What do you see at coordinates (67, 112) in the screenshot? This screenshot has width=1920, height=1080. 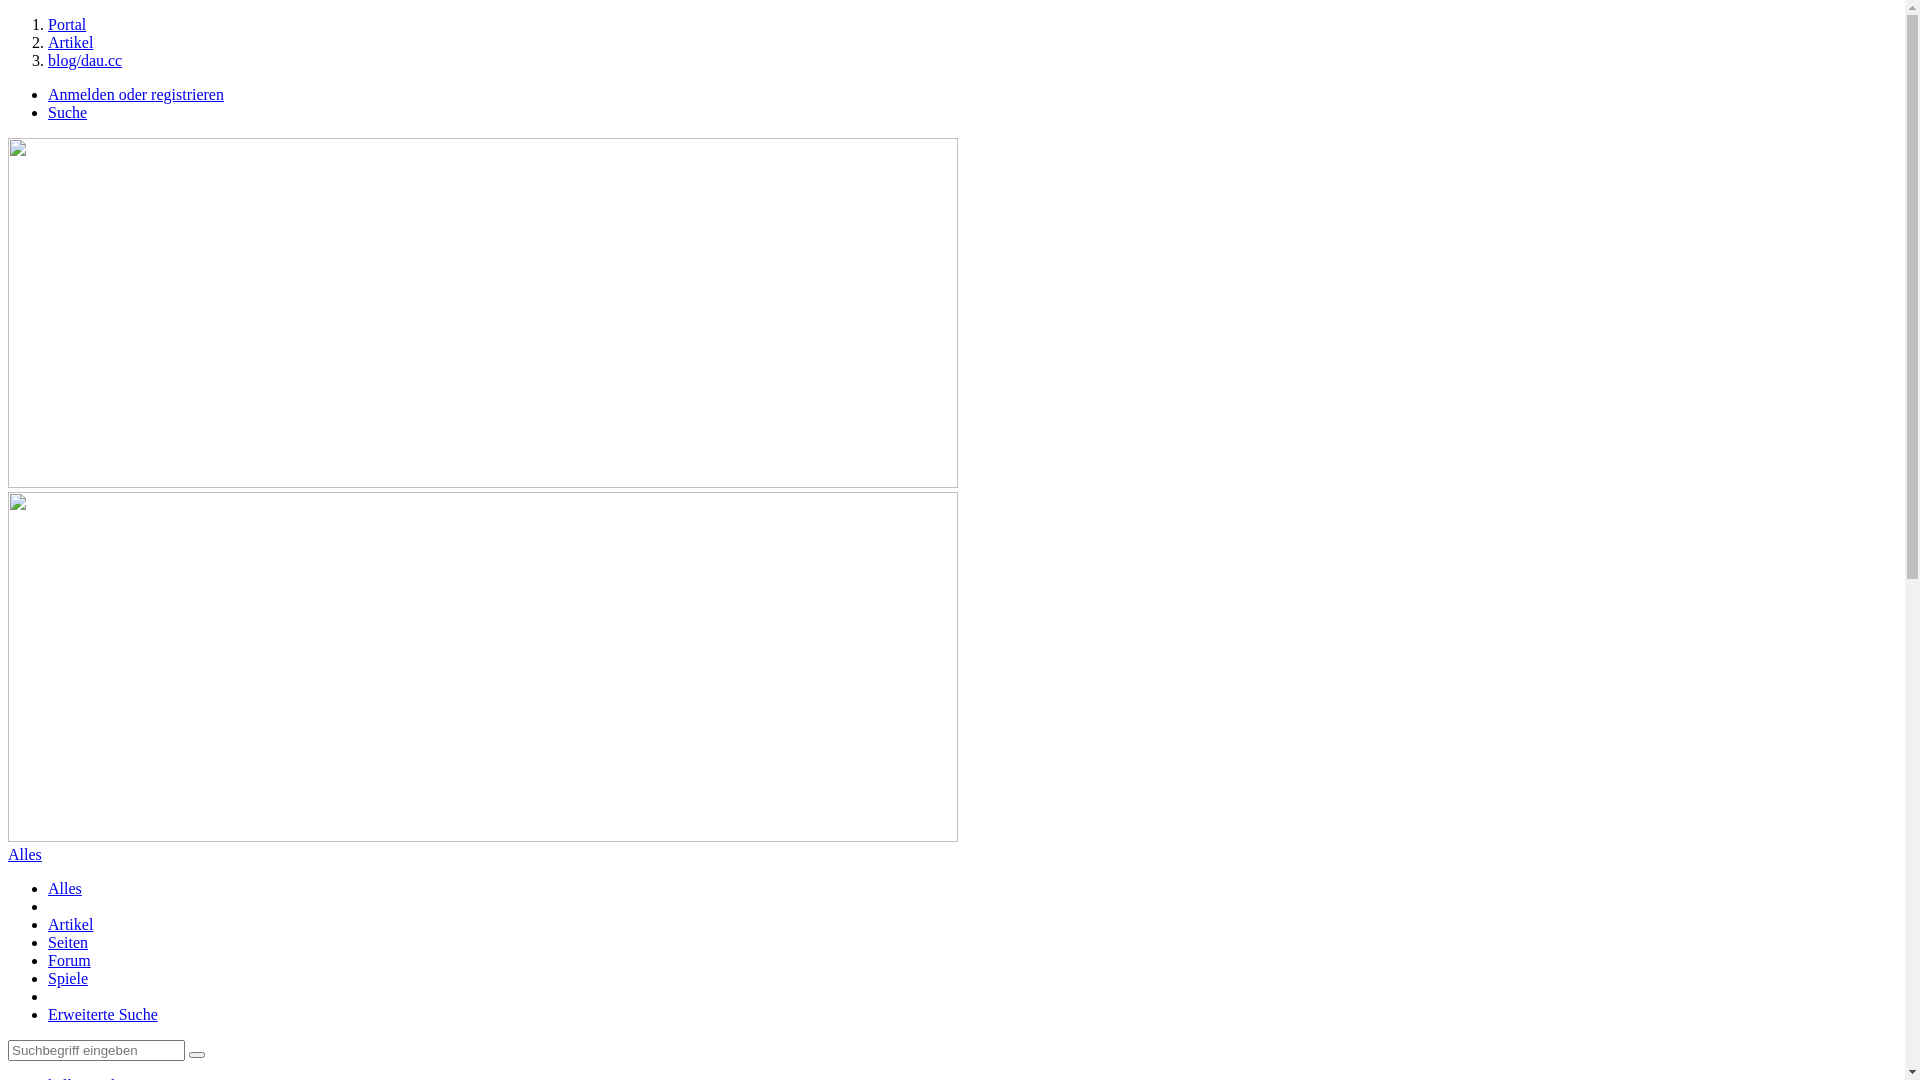 I see `'Suche'` at bounding box center [67, 112].